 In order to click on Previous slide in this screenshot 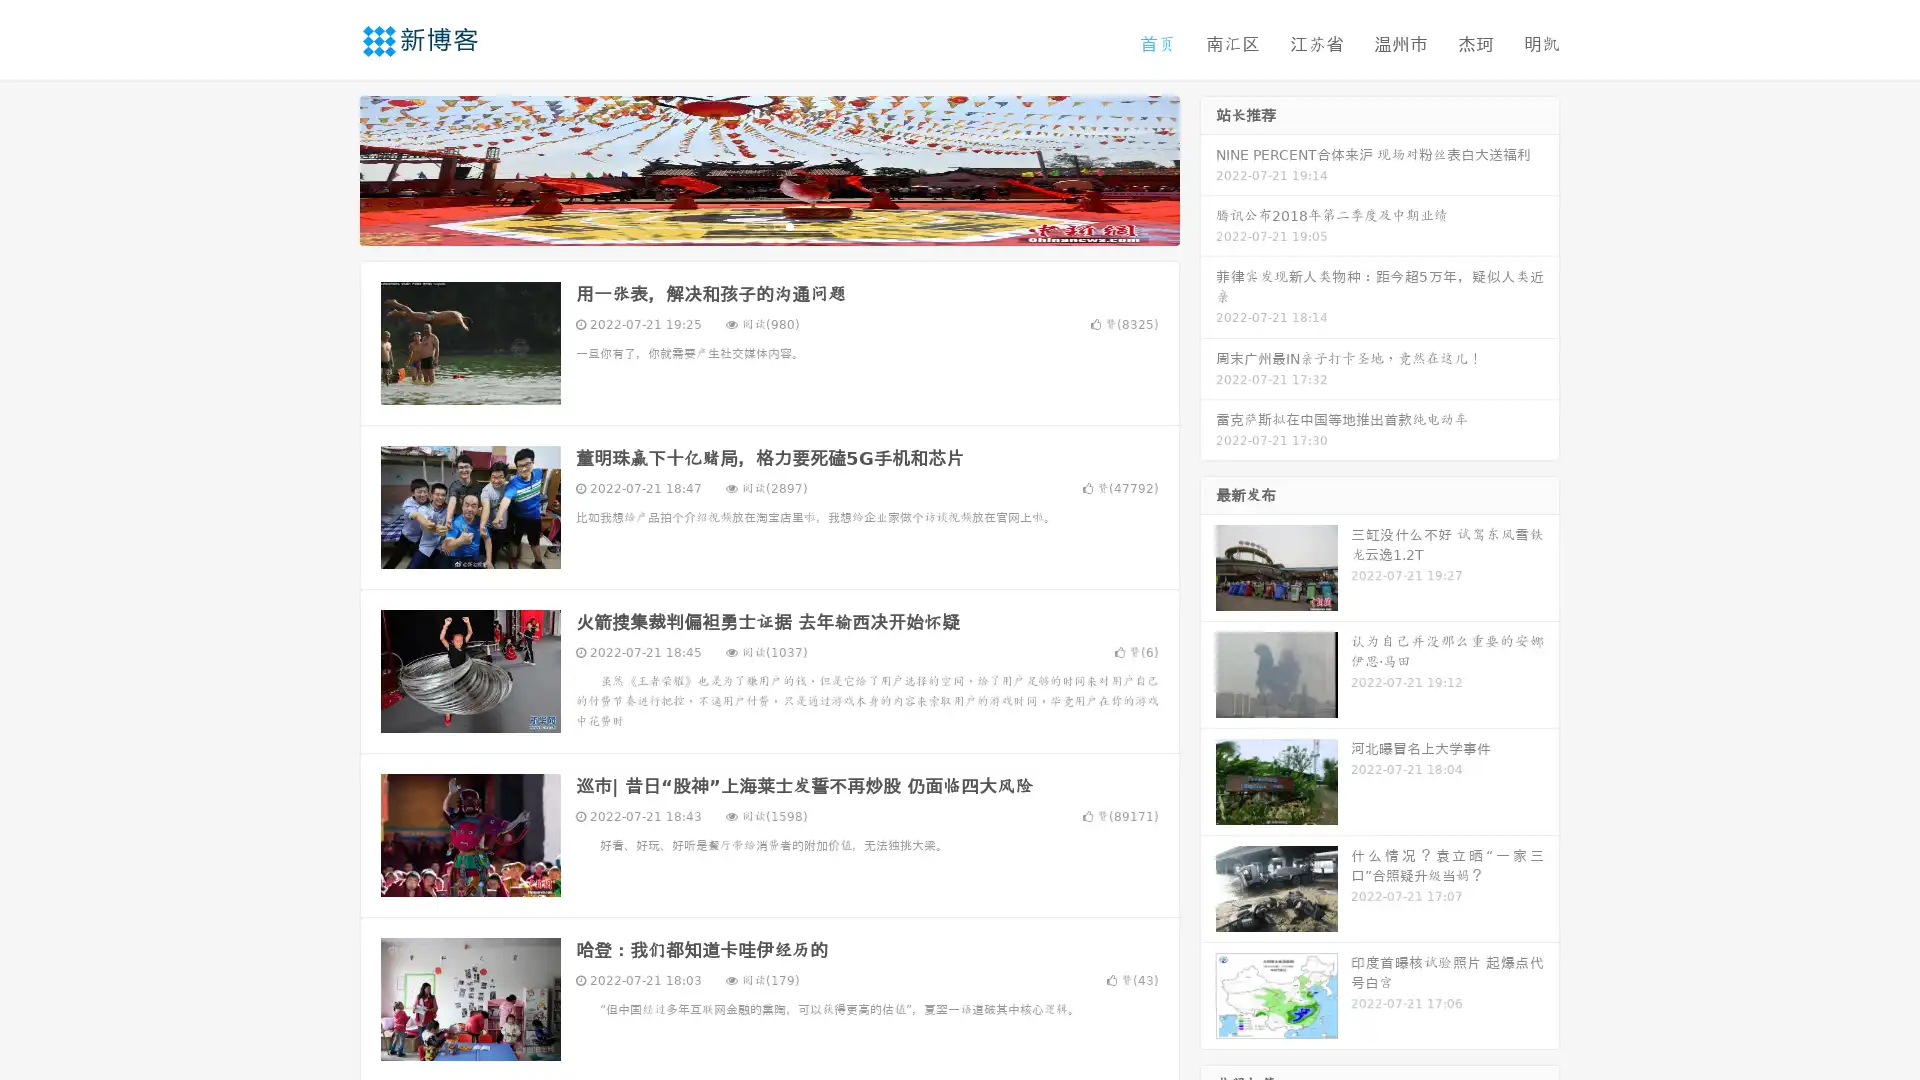, I will do `click(330, 168)`.